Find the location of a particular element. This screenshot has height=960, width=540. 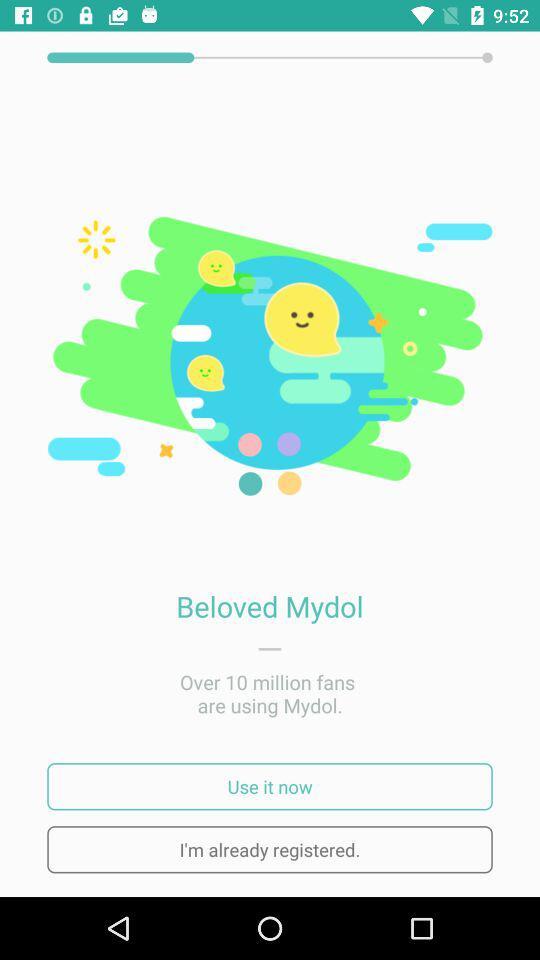

item below the use it now item is located at coordinates (270, 848).